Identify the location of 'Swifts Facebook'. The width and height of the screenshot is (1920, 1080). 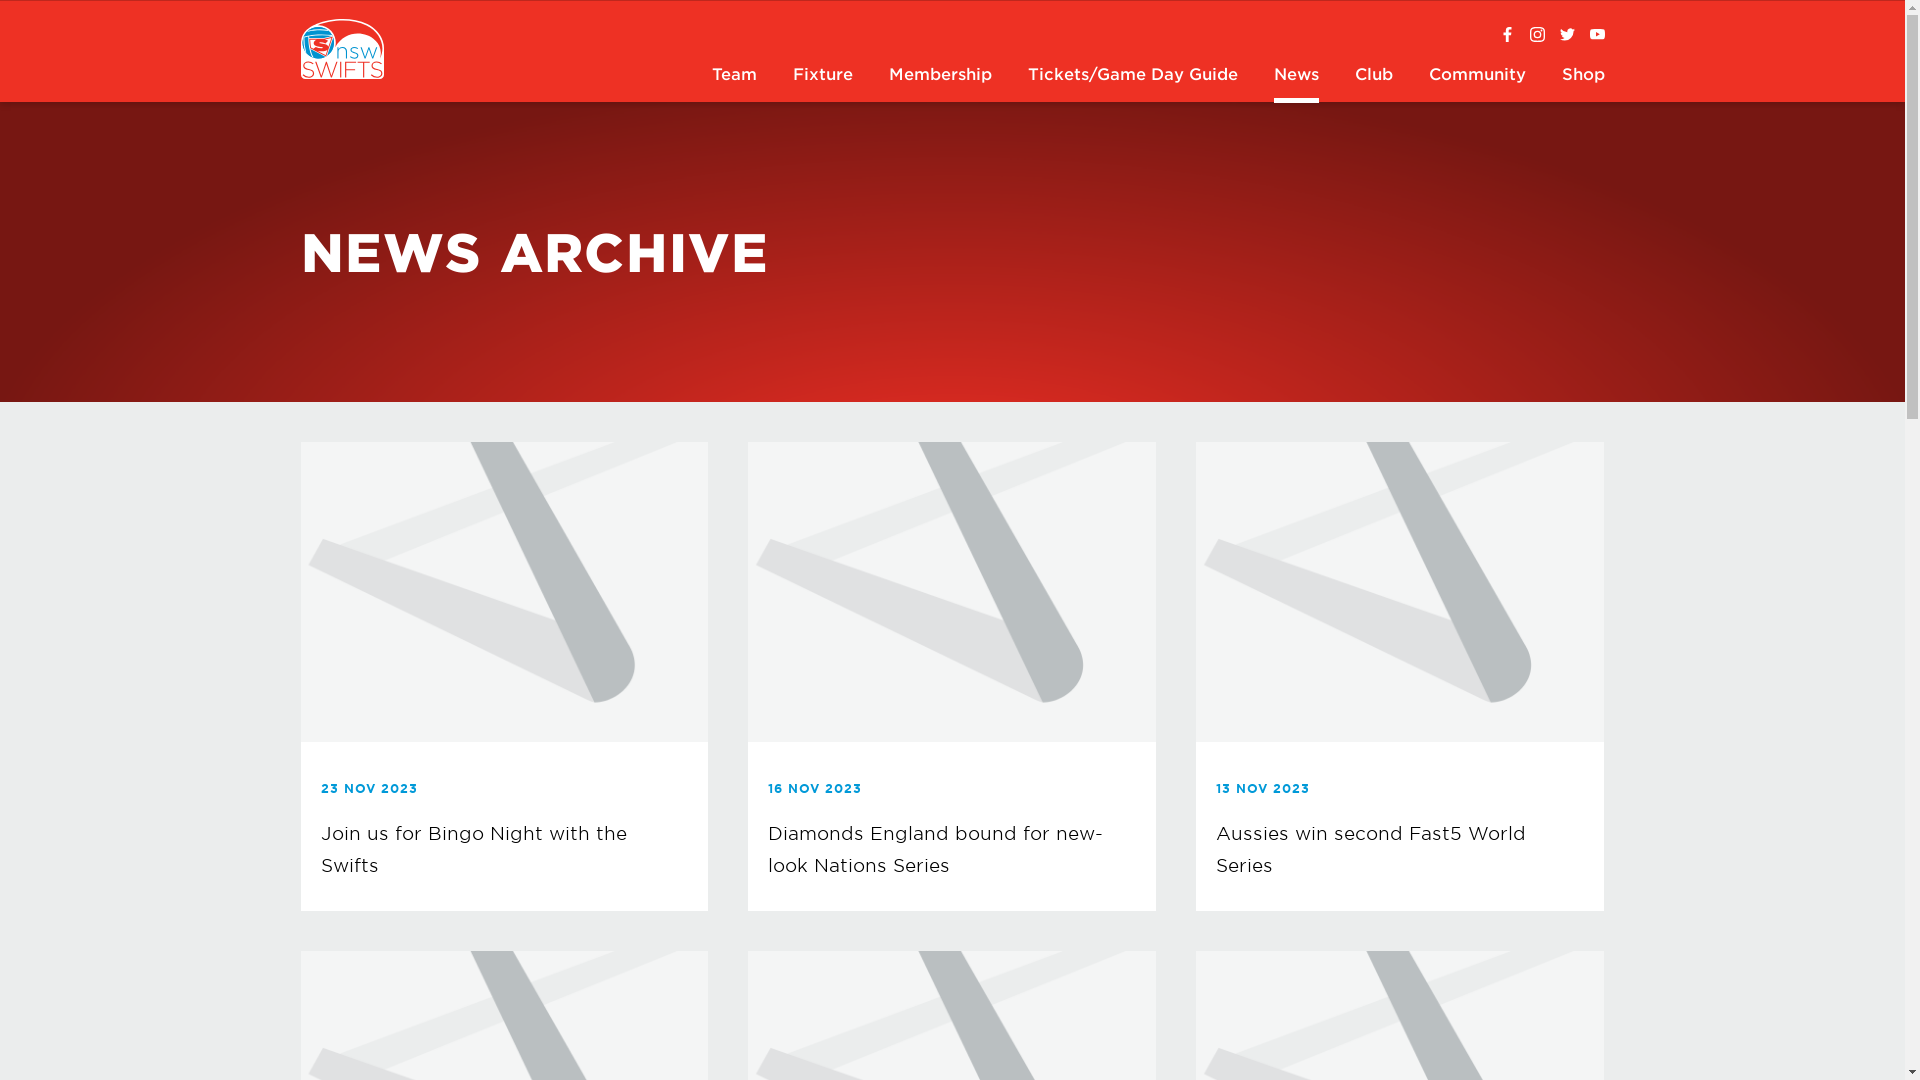
(1507, 34).